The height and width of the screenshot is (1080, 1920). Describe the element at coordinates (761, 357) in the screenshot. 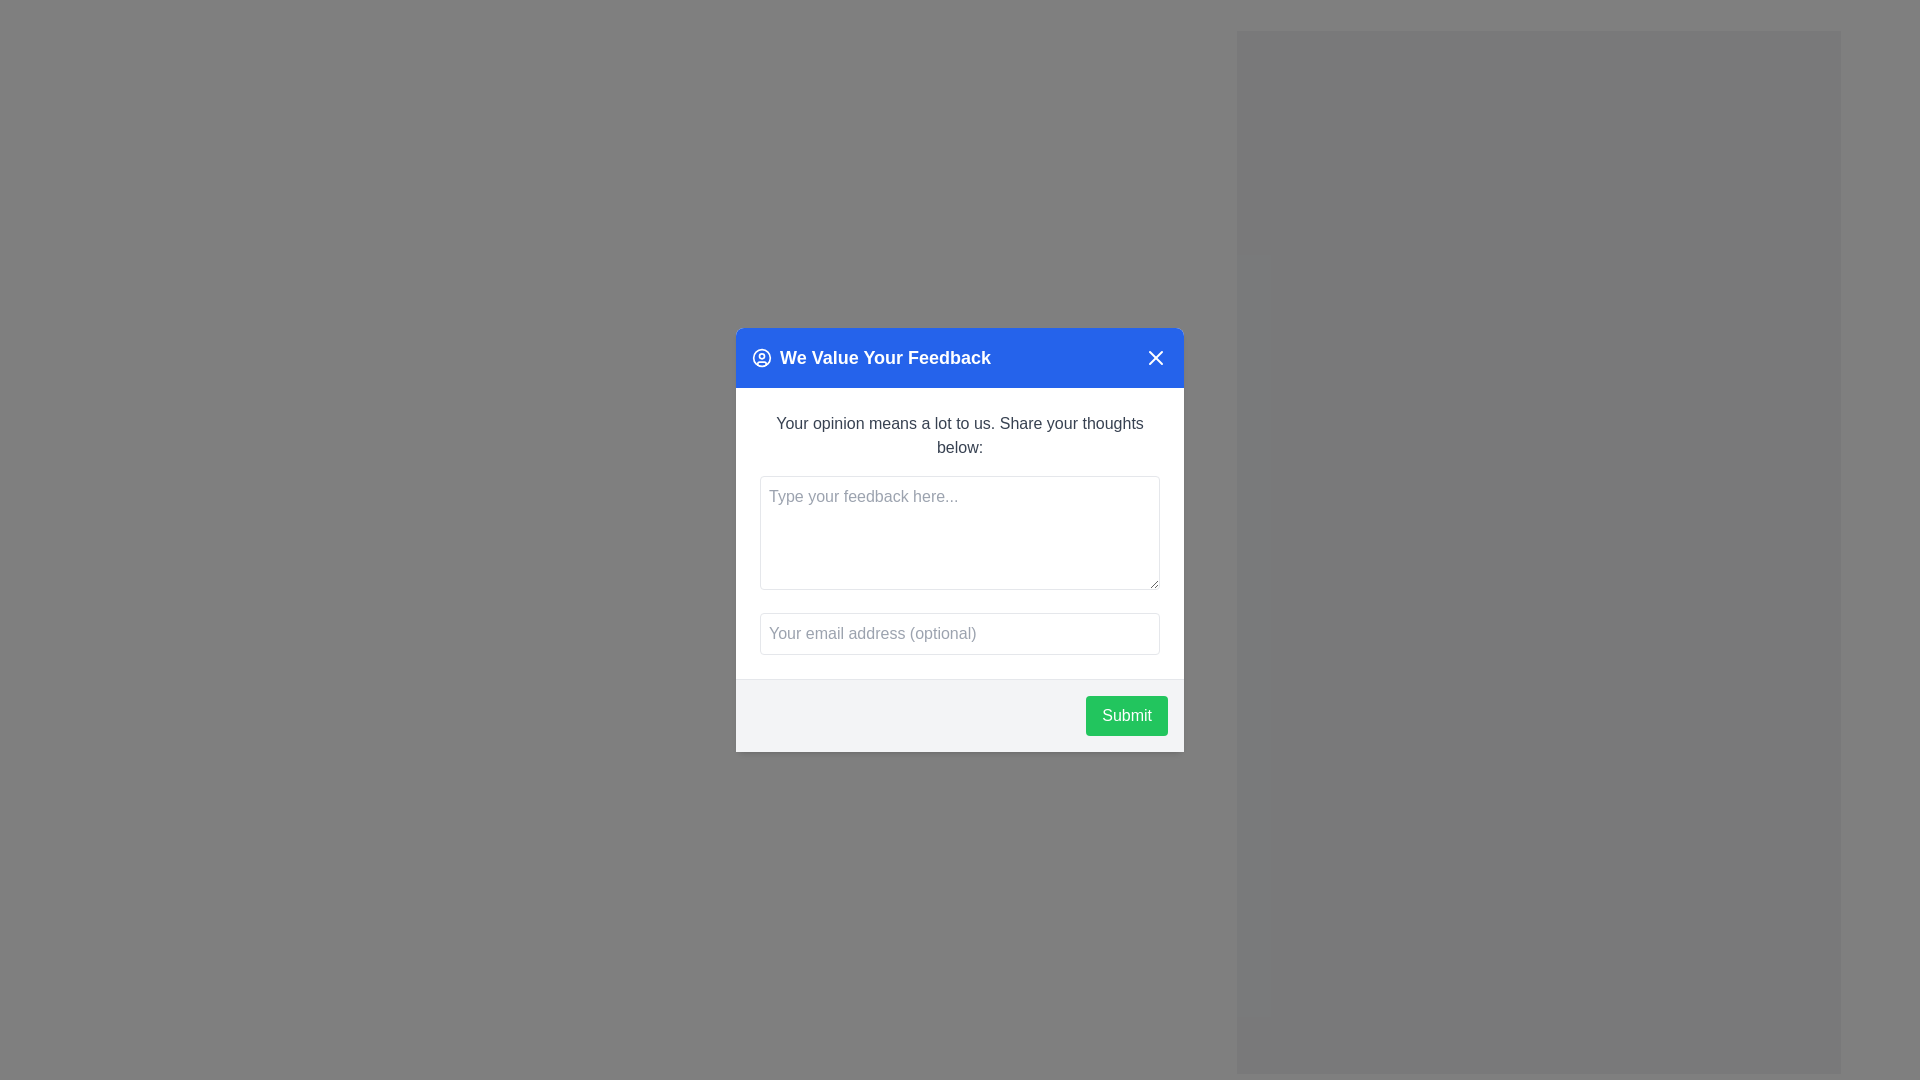

I see `the circular outline graphic component located in the upper-left corner of the feedback modal header next to the title 'We Value Your Feedback'` at that location.